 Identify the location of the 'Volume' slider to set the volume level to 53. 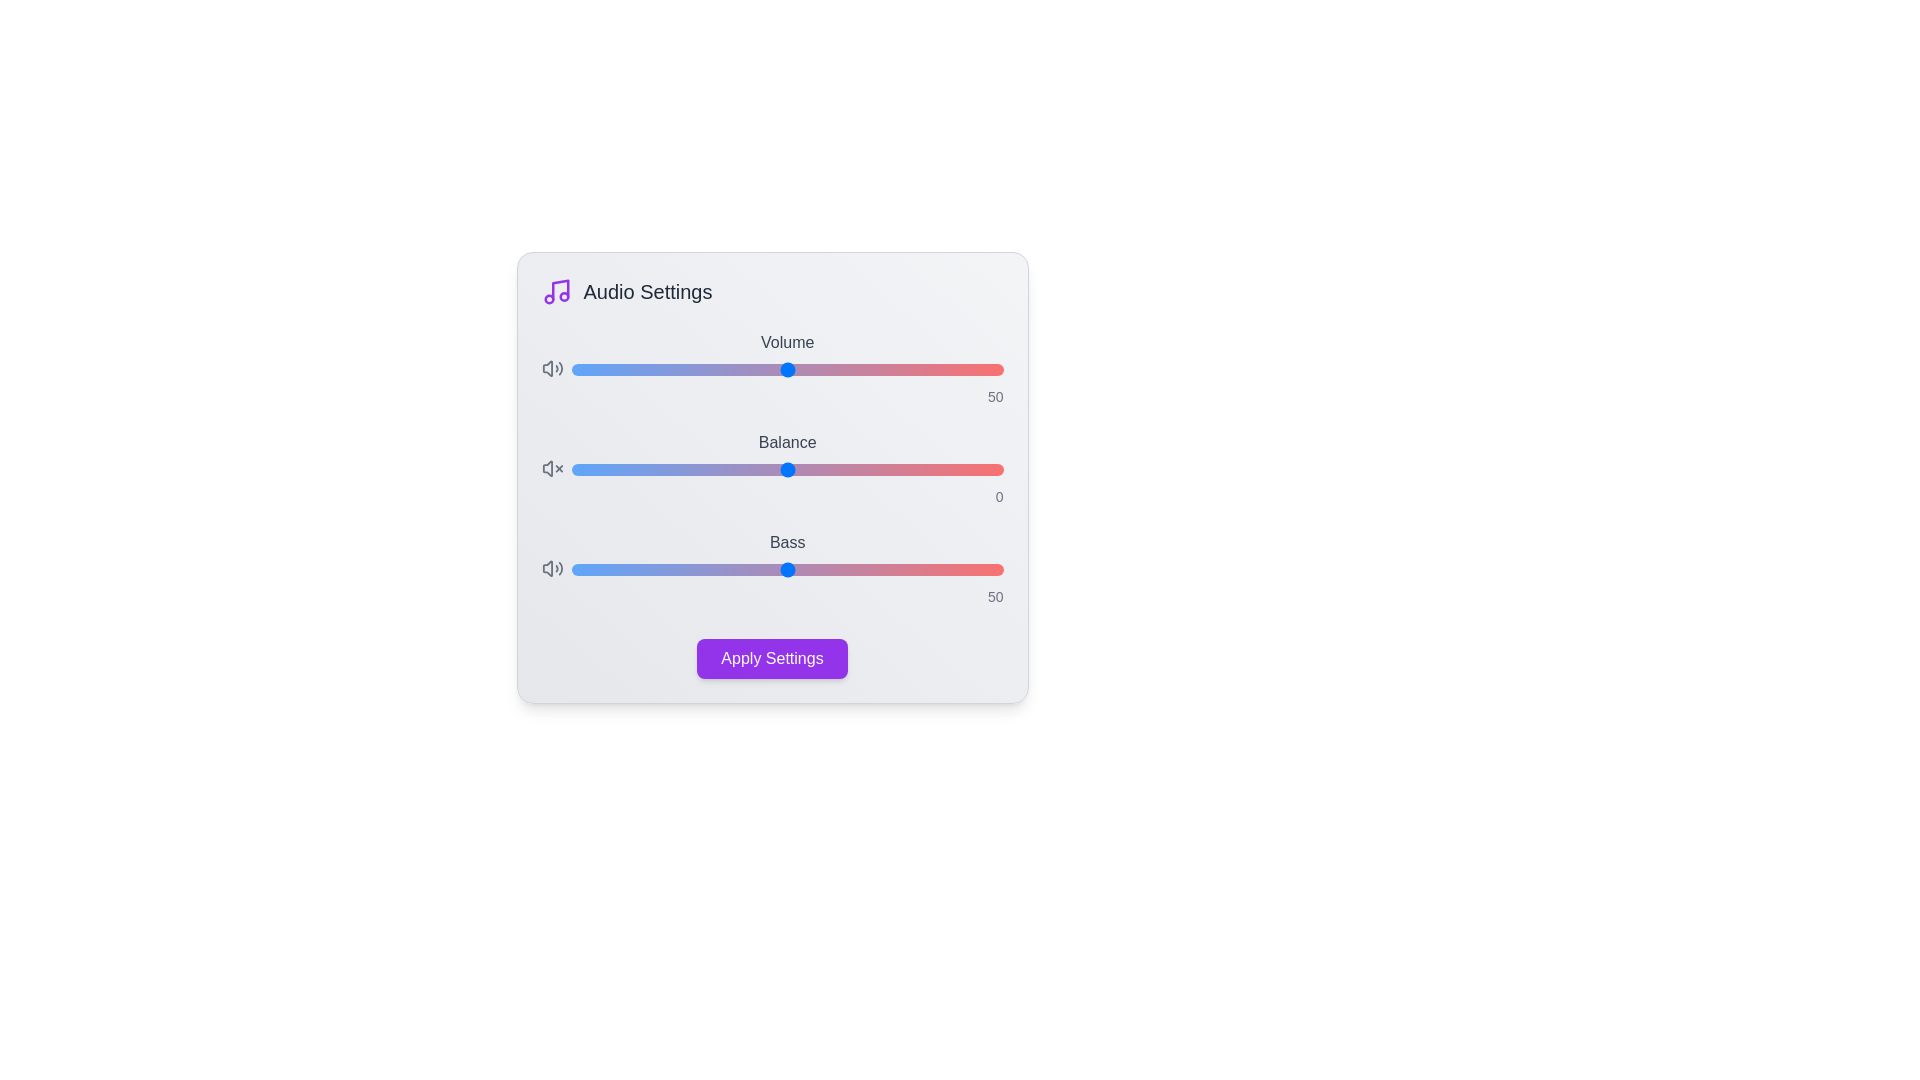
(800, 370).